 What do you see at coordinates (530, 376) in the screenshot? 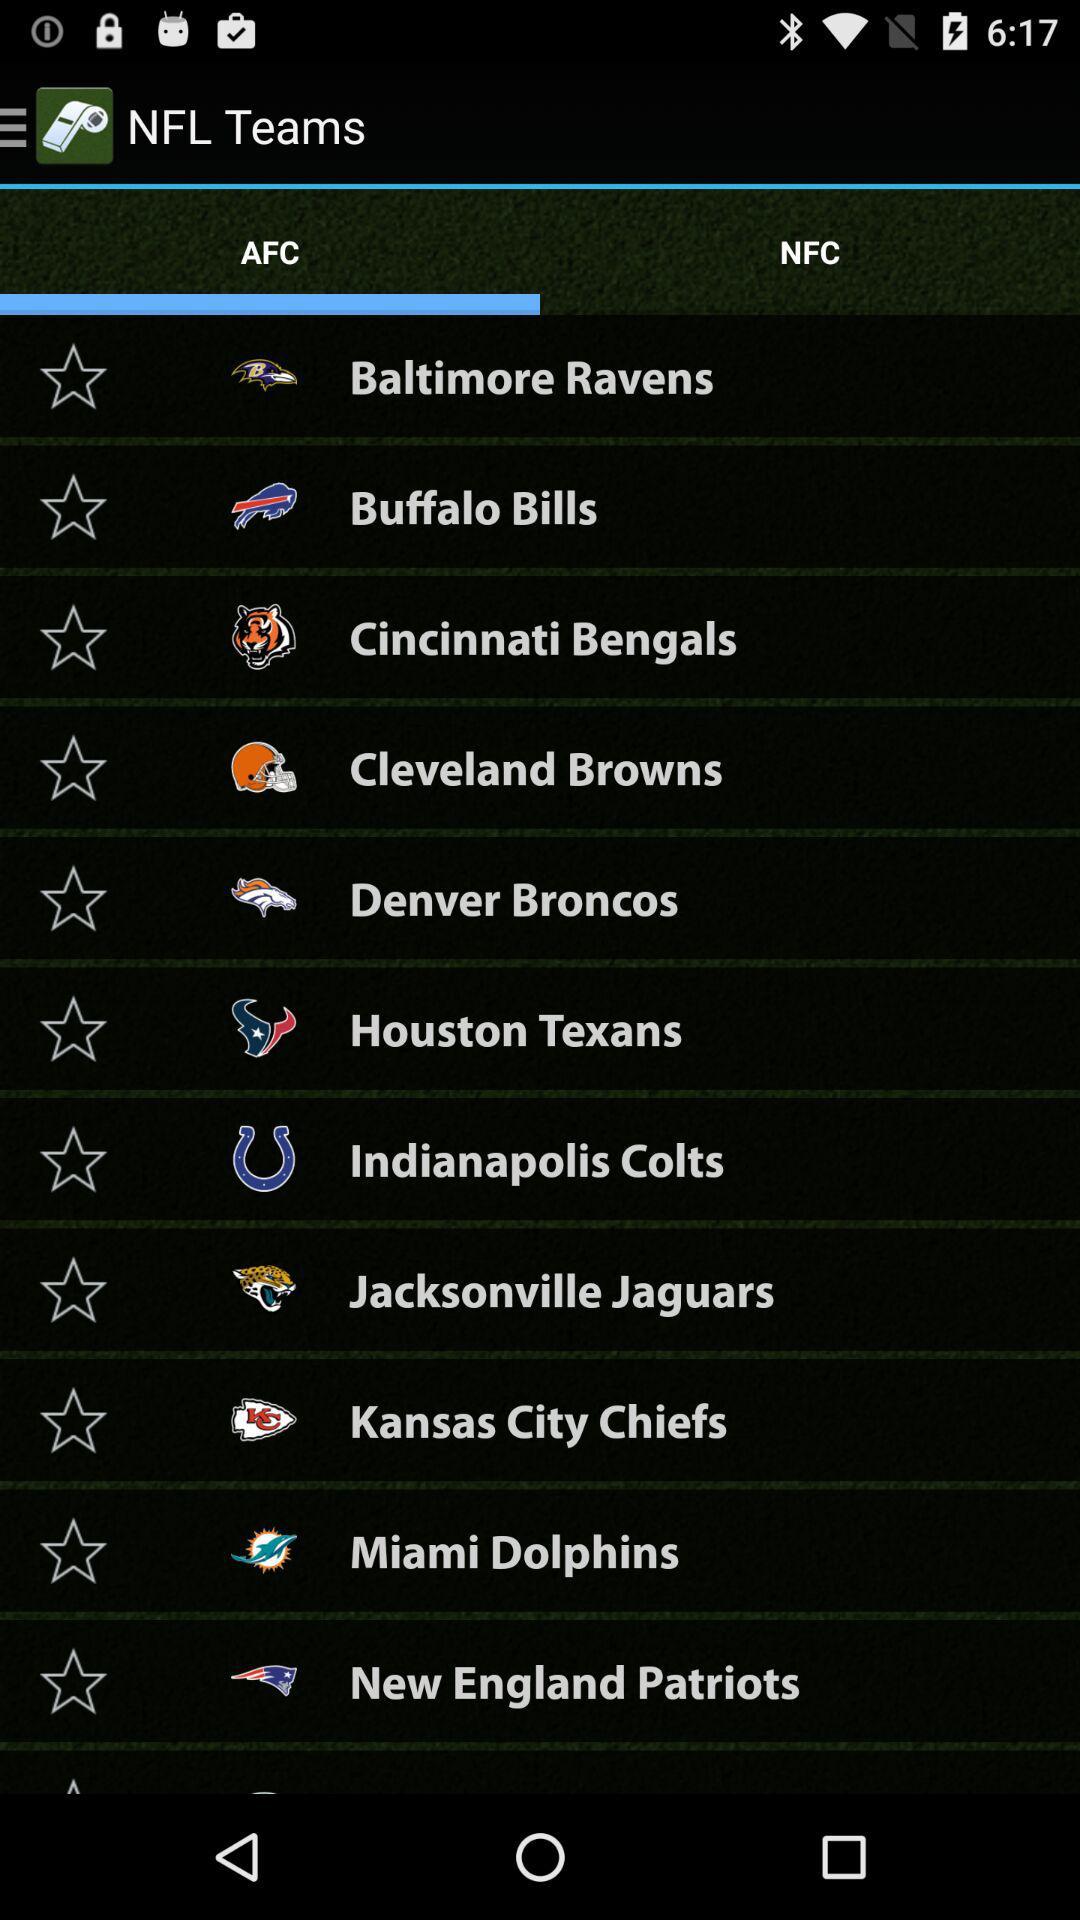
I see `the app below afc app` at bounding box center [530, 376].